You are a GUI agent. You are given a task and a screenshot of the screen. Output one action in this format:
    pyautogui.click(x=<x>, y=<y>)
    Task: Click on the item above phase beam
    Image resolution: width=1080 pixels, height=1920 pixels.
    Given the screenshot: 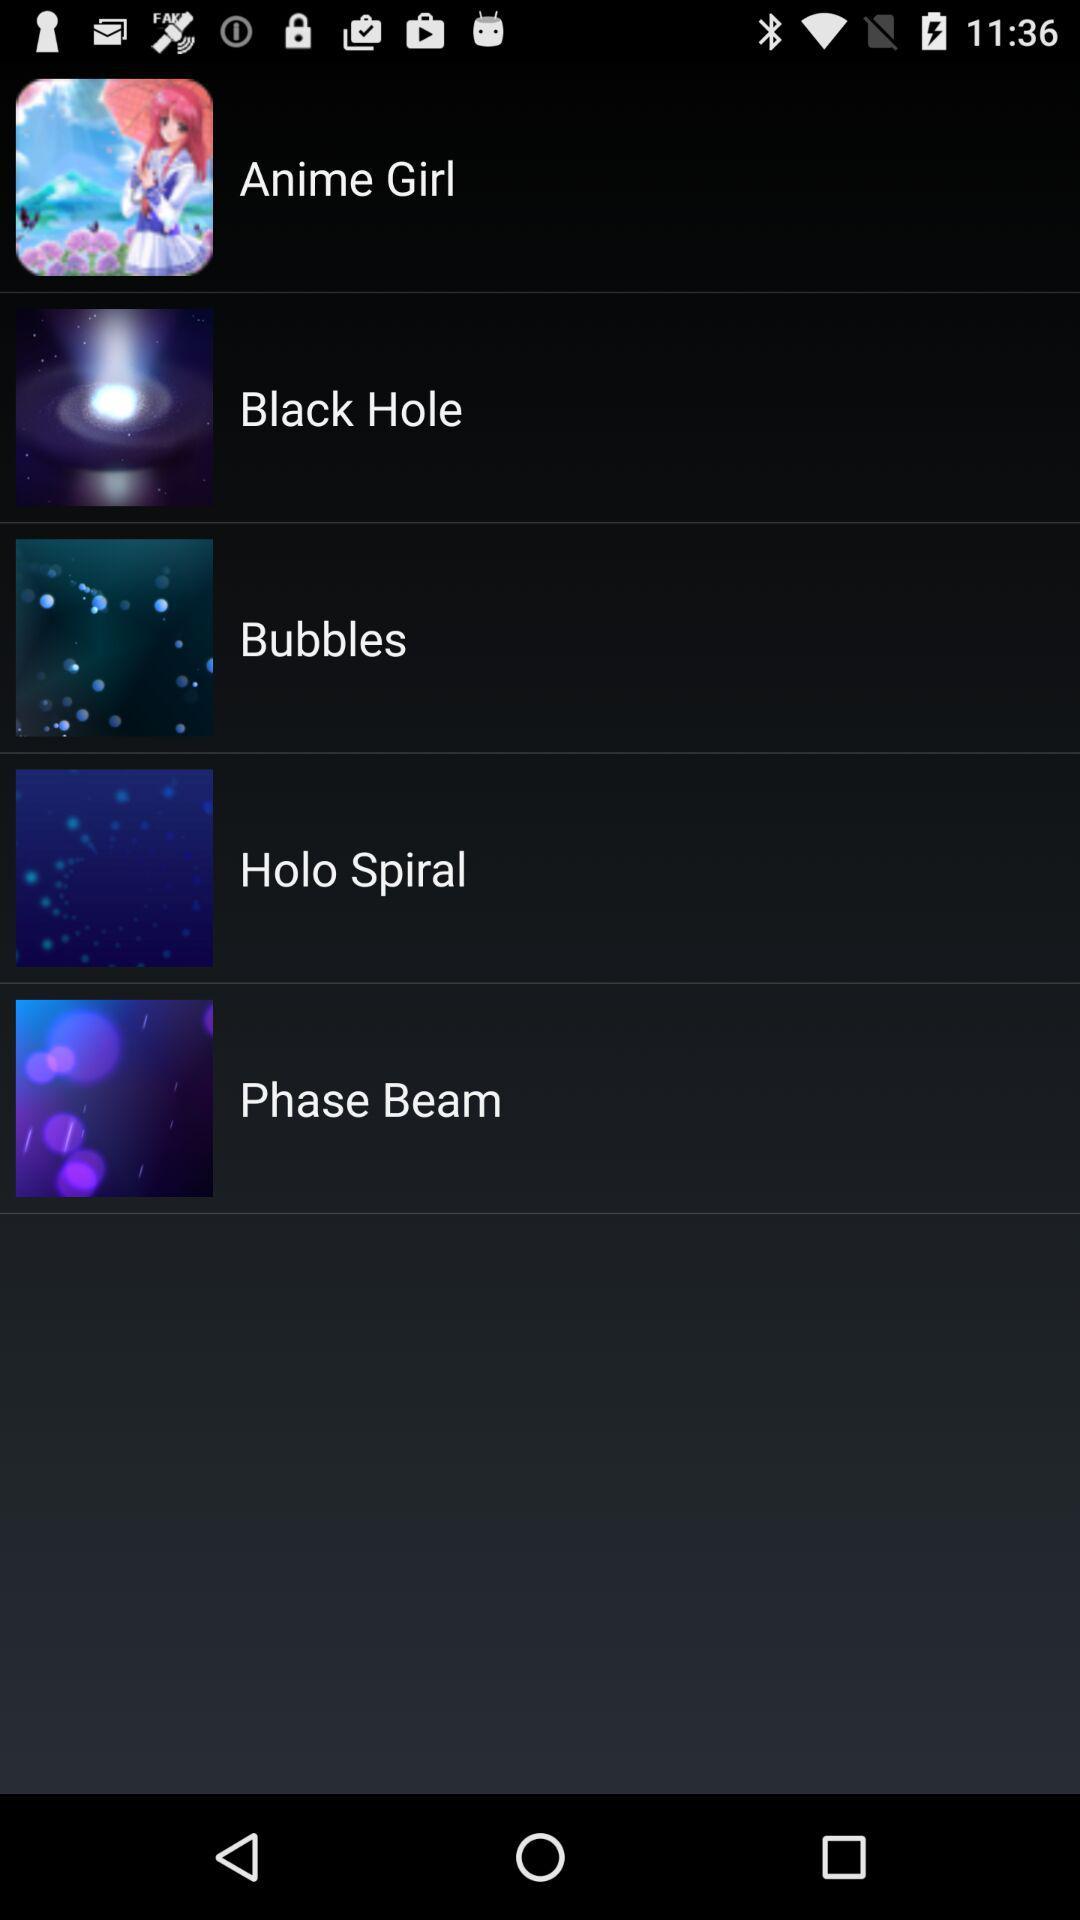 What is the action you would take?
    pyautogui.click(x=352, y=868)
    